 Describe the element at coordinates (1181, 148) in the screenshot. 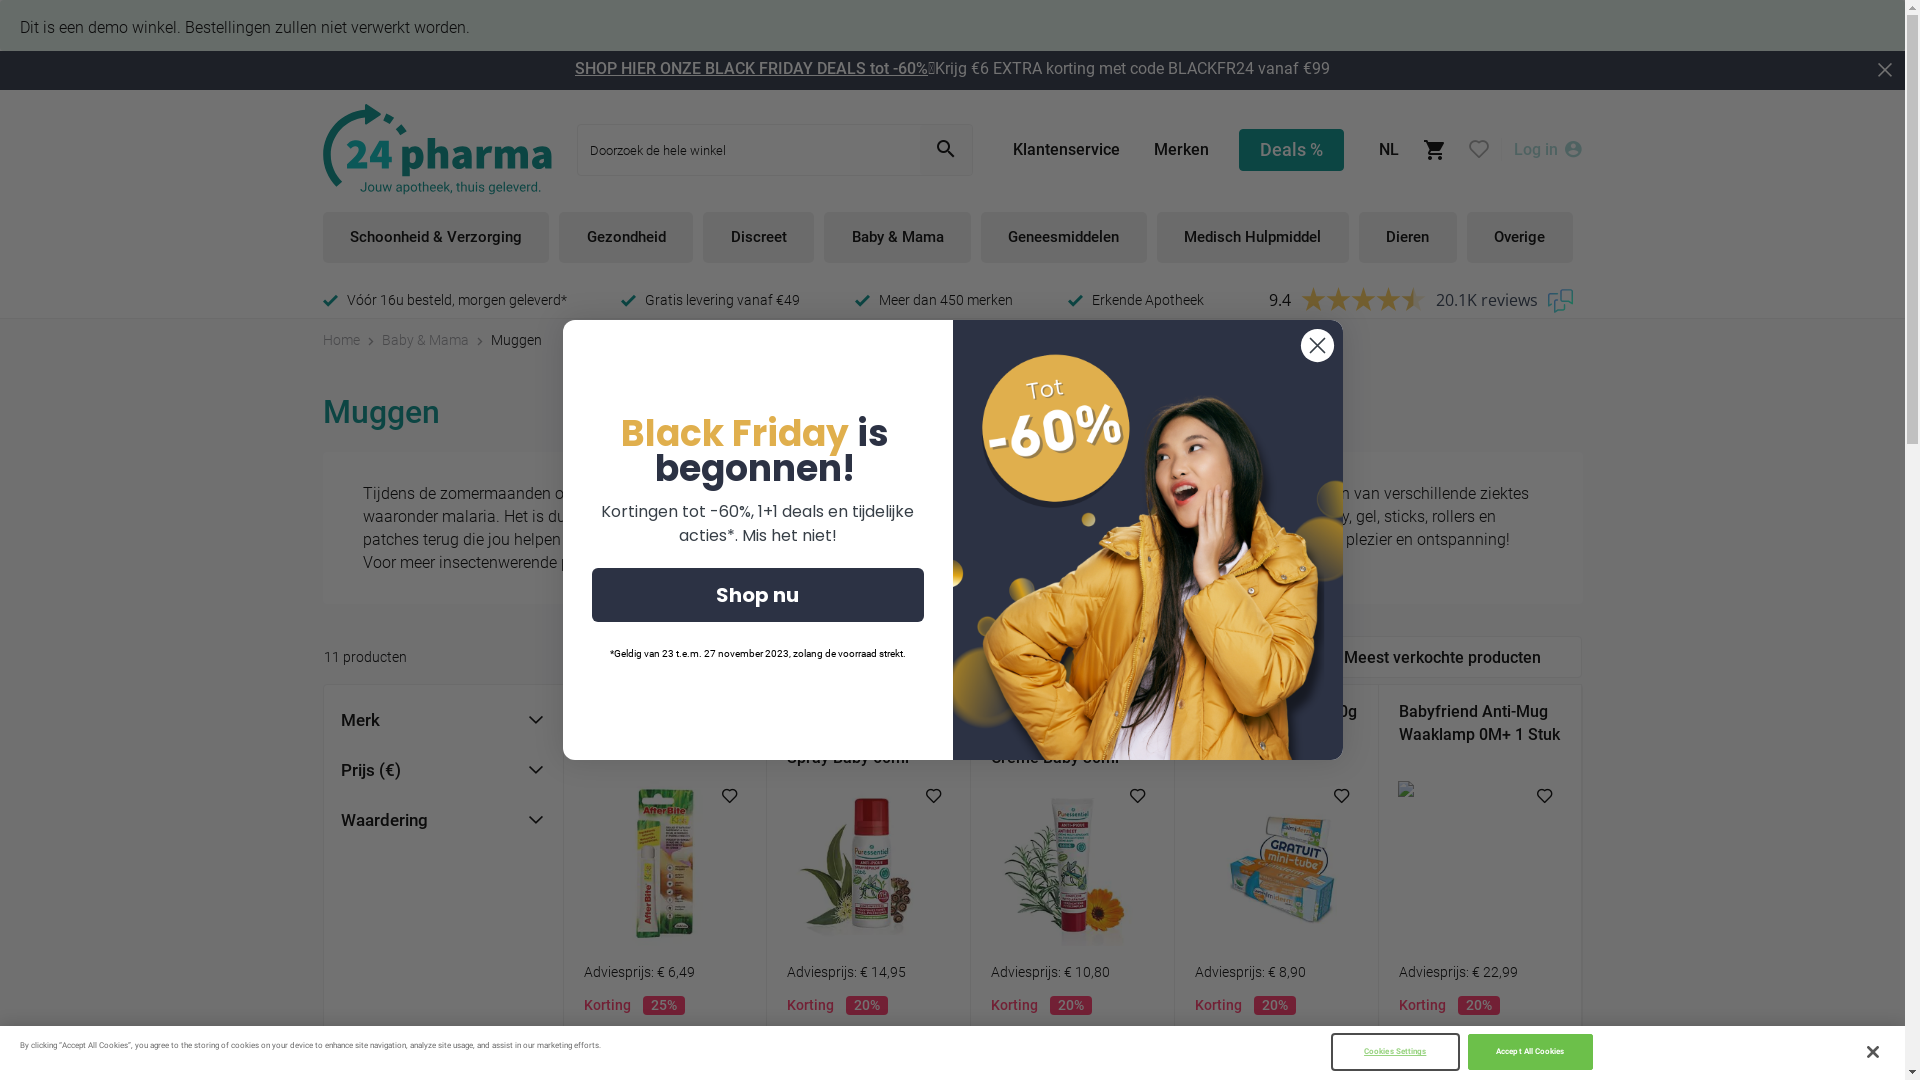

I see `'Merken'` at that location.